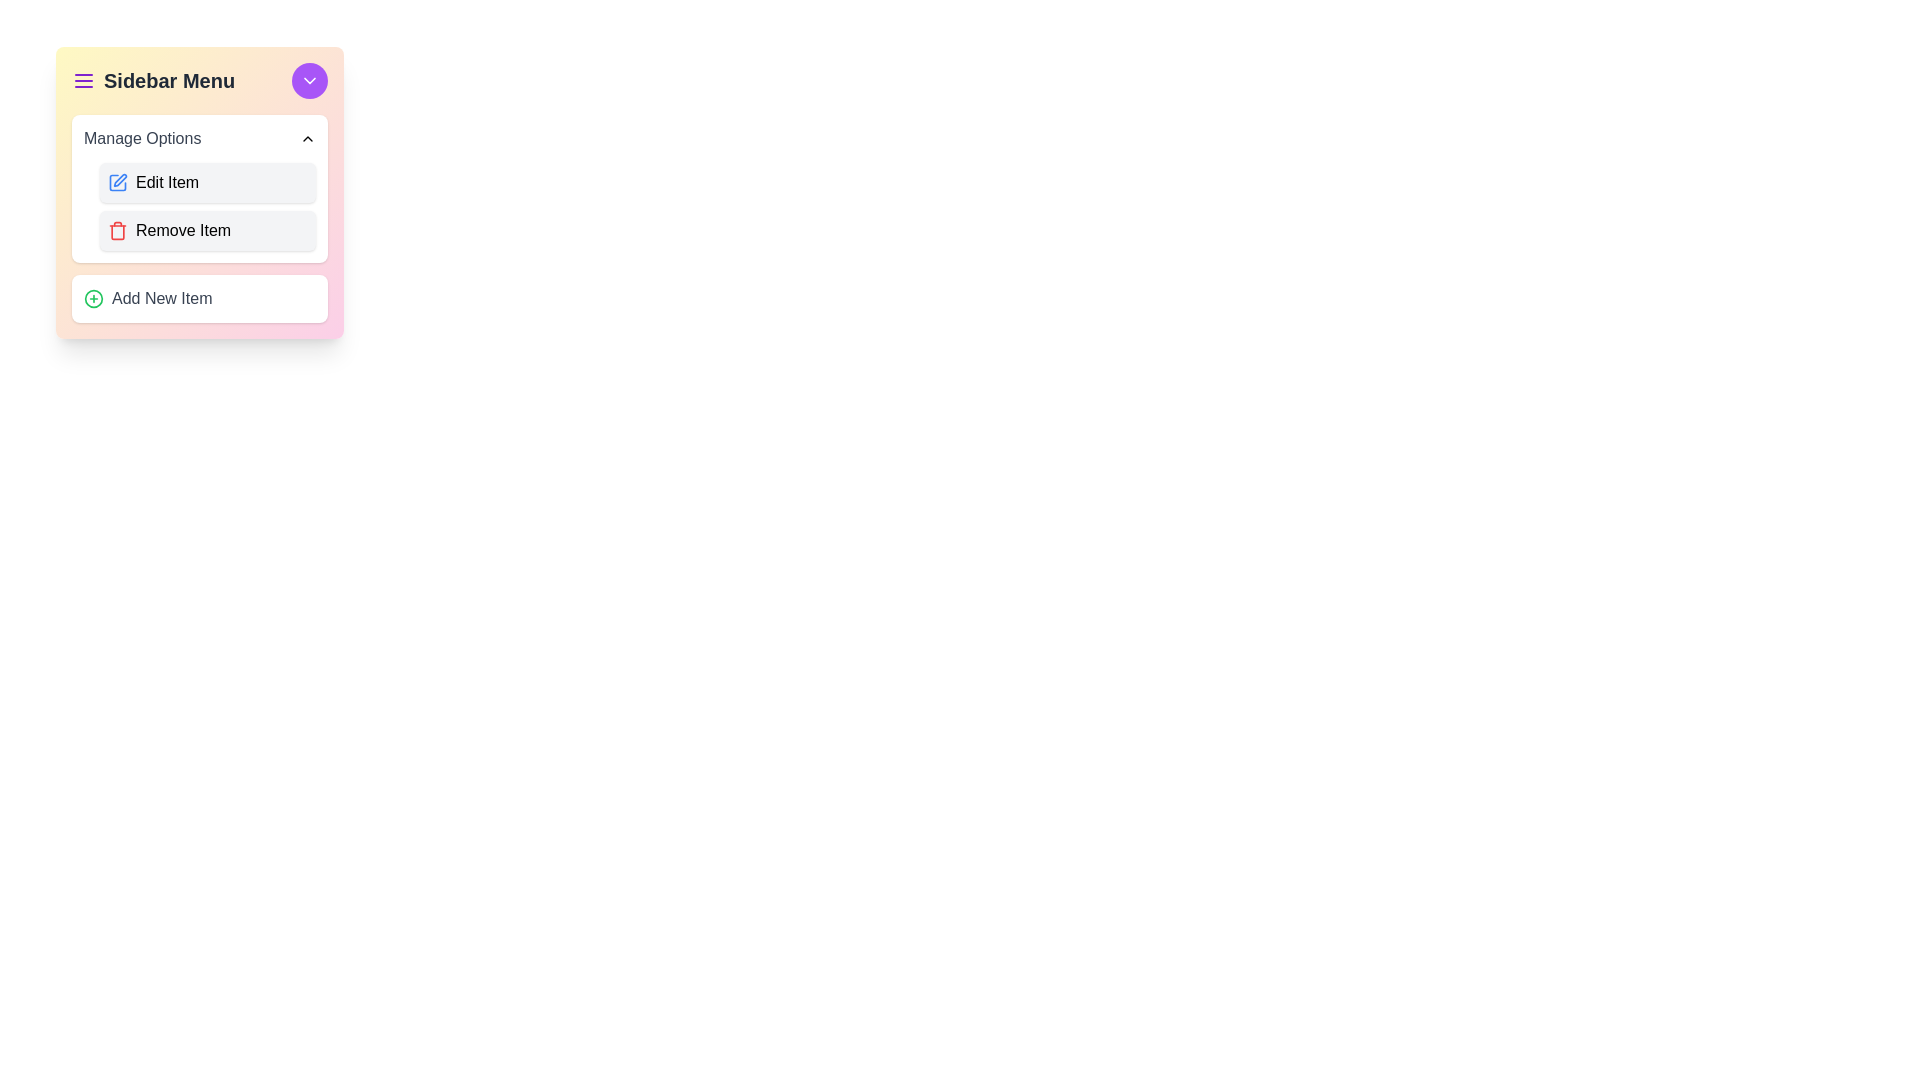  Describe the element at coordinates (200, 137) in the screenshot. I see `the dropdown header or expandable menu toggle located at the top of the sidebar, above the 'Edit Item' and 'Remove Item' buttons` at that location.